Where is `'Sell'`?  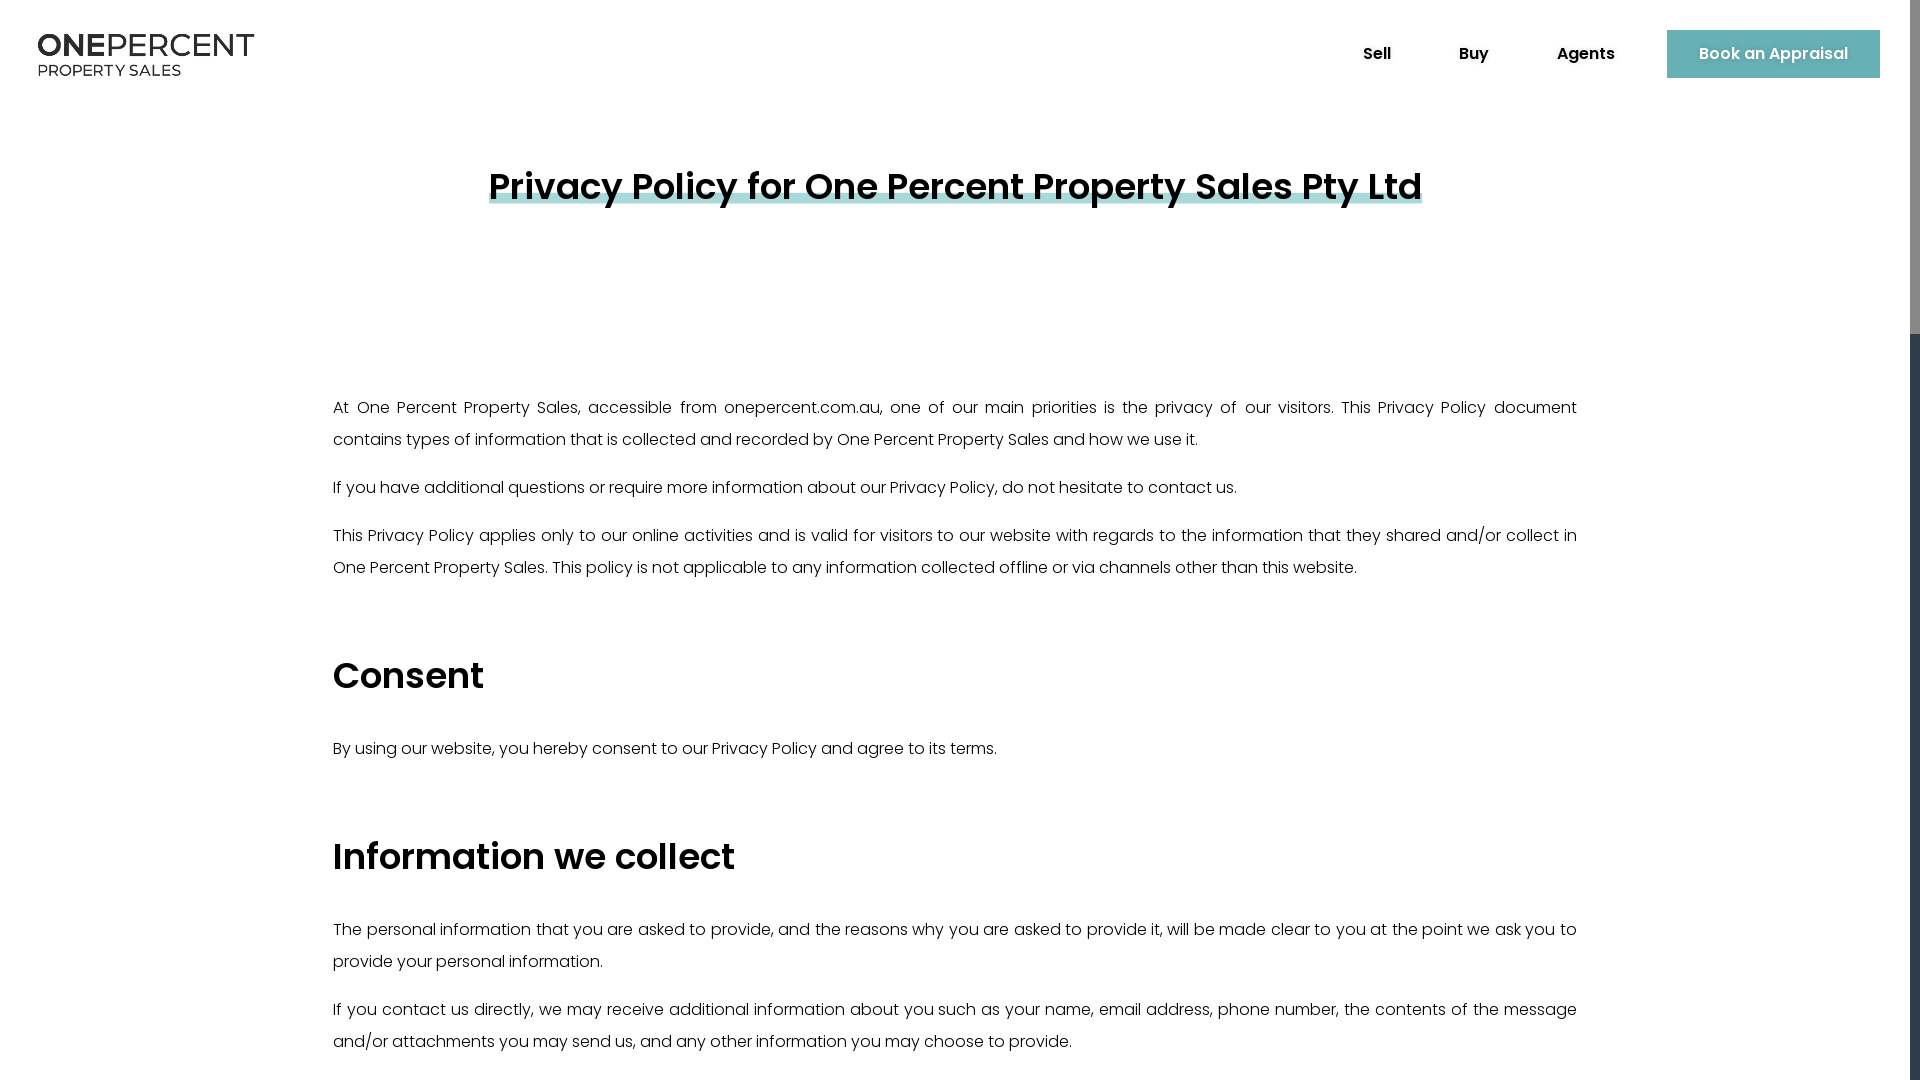 'Sell' is located at coordinates (1376, 52).